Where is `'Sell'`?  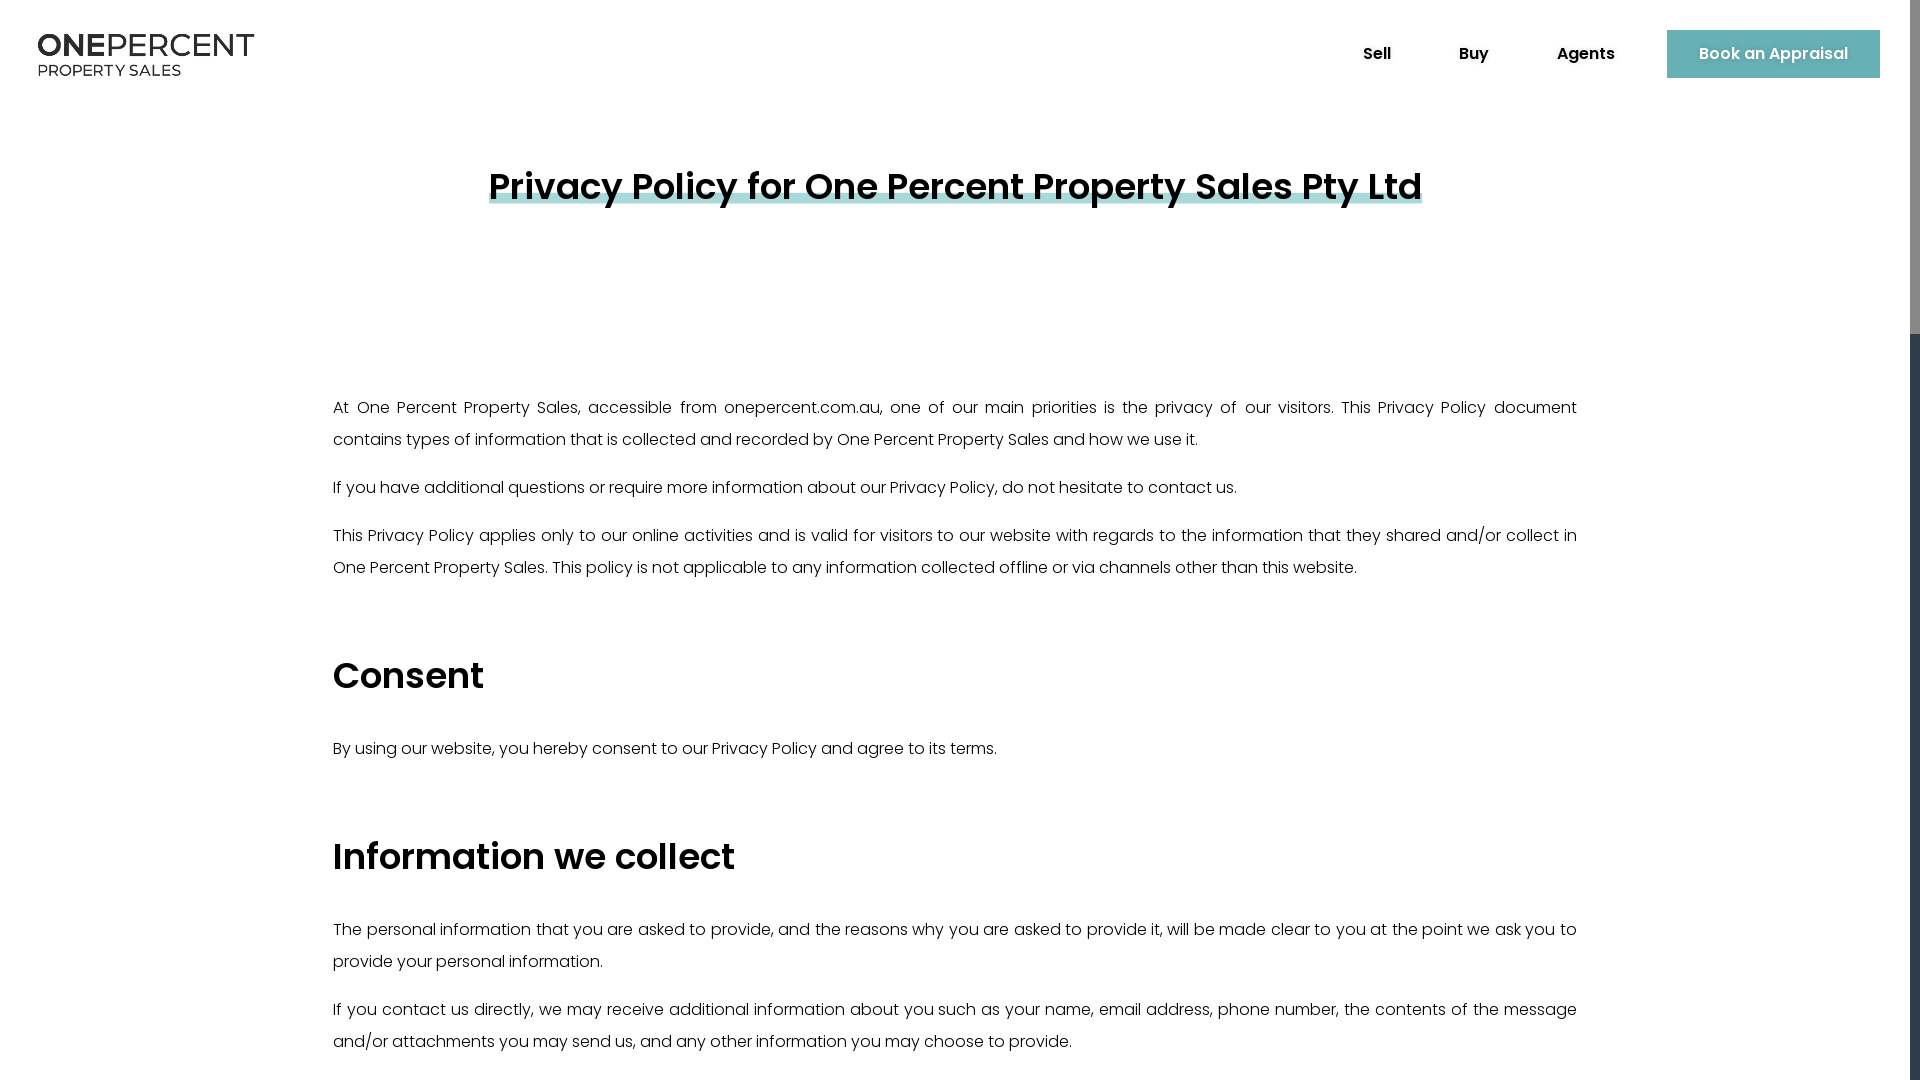 'Sell' is located at coordinates (1376, 52).